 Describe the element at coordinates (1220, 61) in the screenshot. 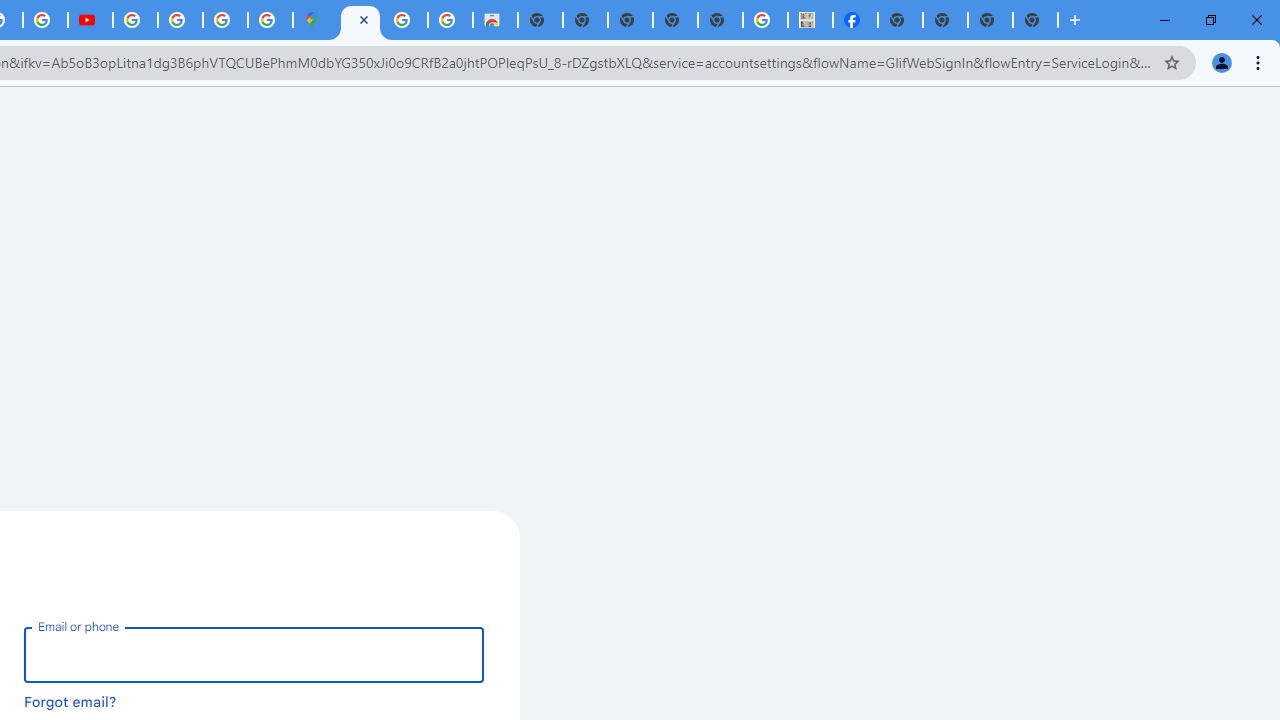

I see `'You'` at that location.